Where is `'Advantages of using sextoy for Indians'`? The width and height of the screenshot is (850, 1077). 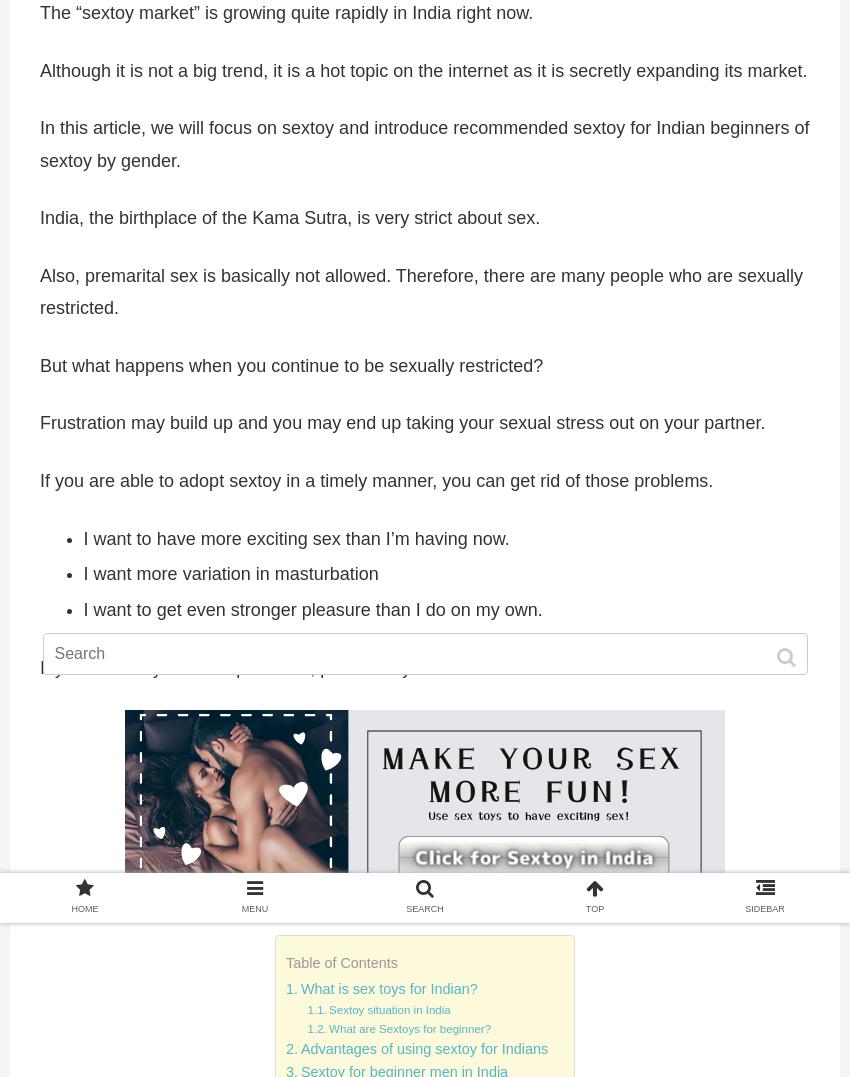 'Advantages of using sextoy for Indians' is located at coordinates (423, 1048).